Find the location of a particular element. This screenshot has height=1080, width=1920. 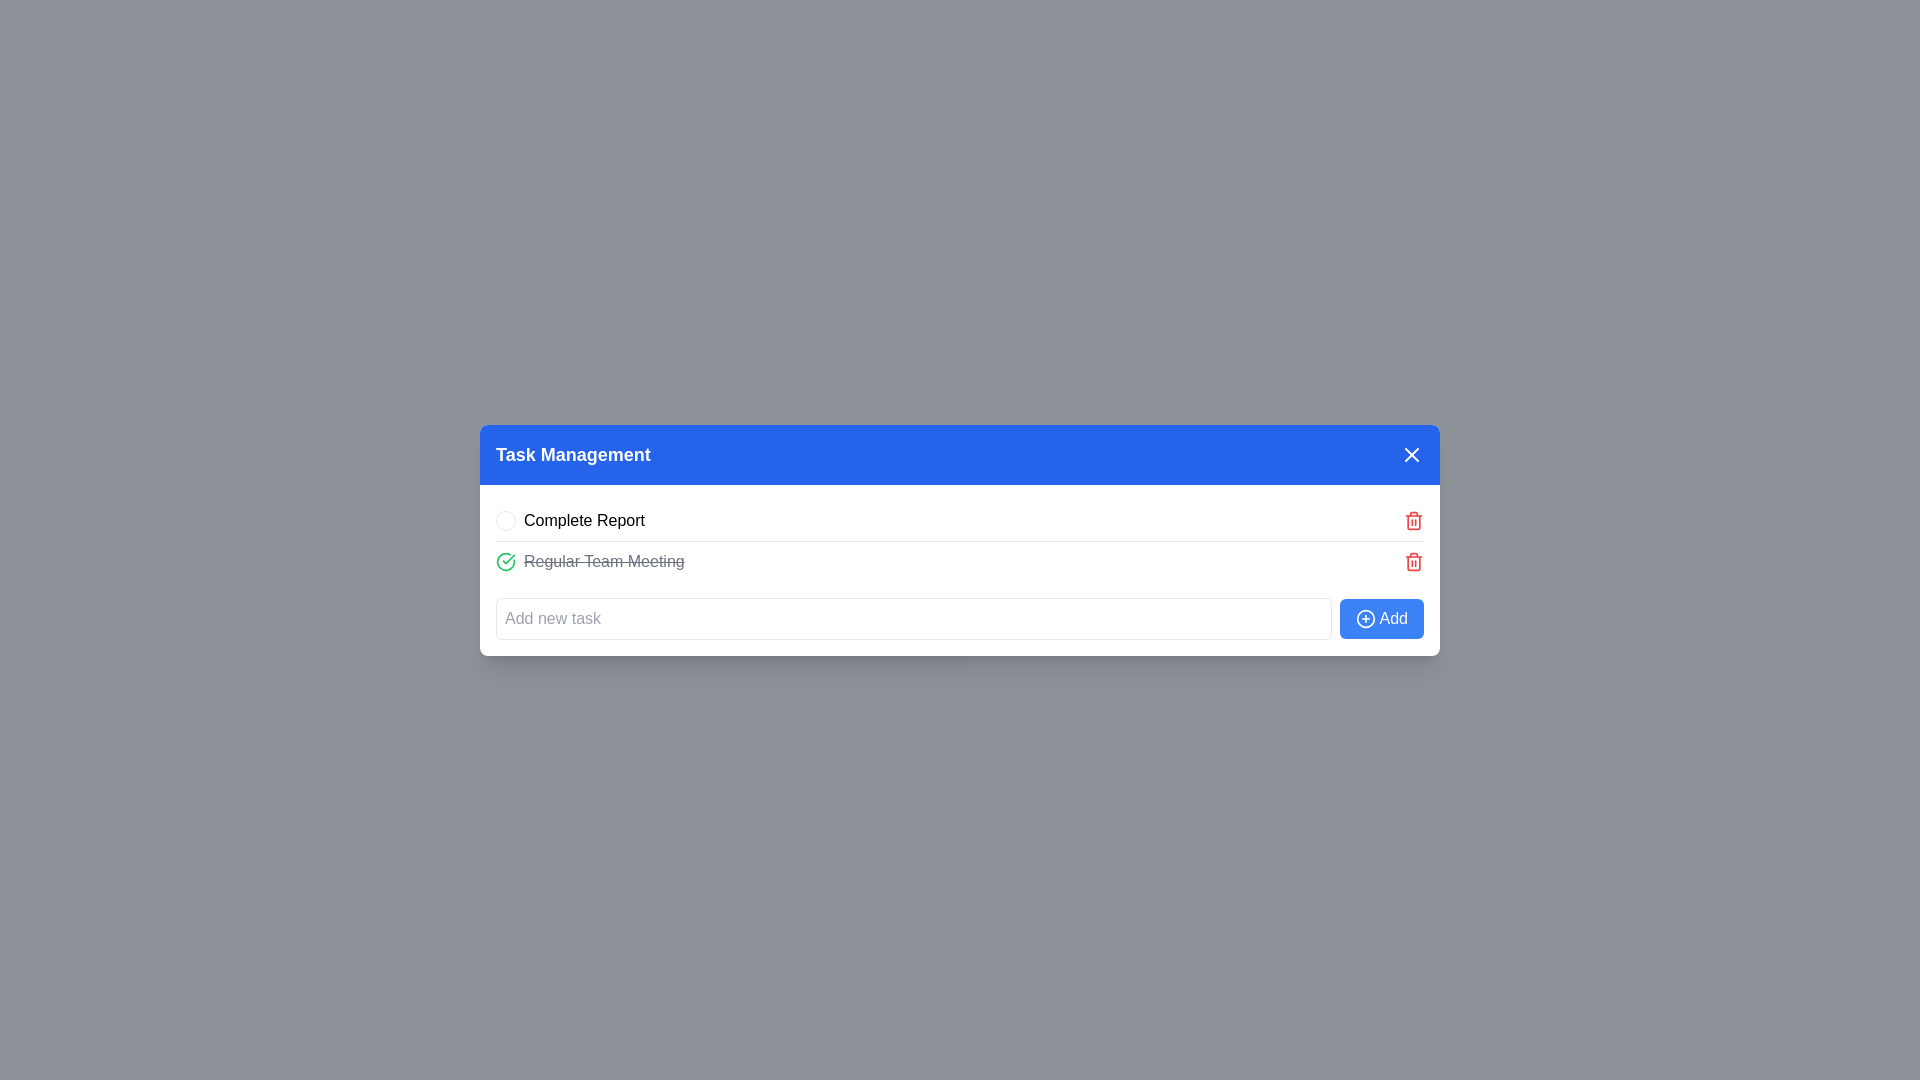

the static text label 'Complete Report' which is positioned next to a circle icon in the task management list interface is located at coordinates (583, 519).